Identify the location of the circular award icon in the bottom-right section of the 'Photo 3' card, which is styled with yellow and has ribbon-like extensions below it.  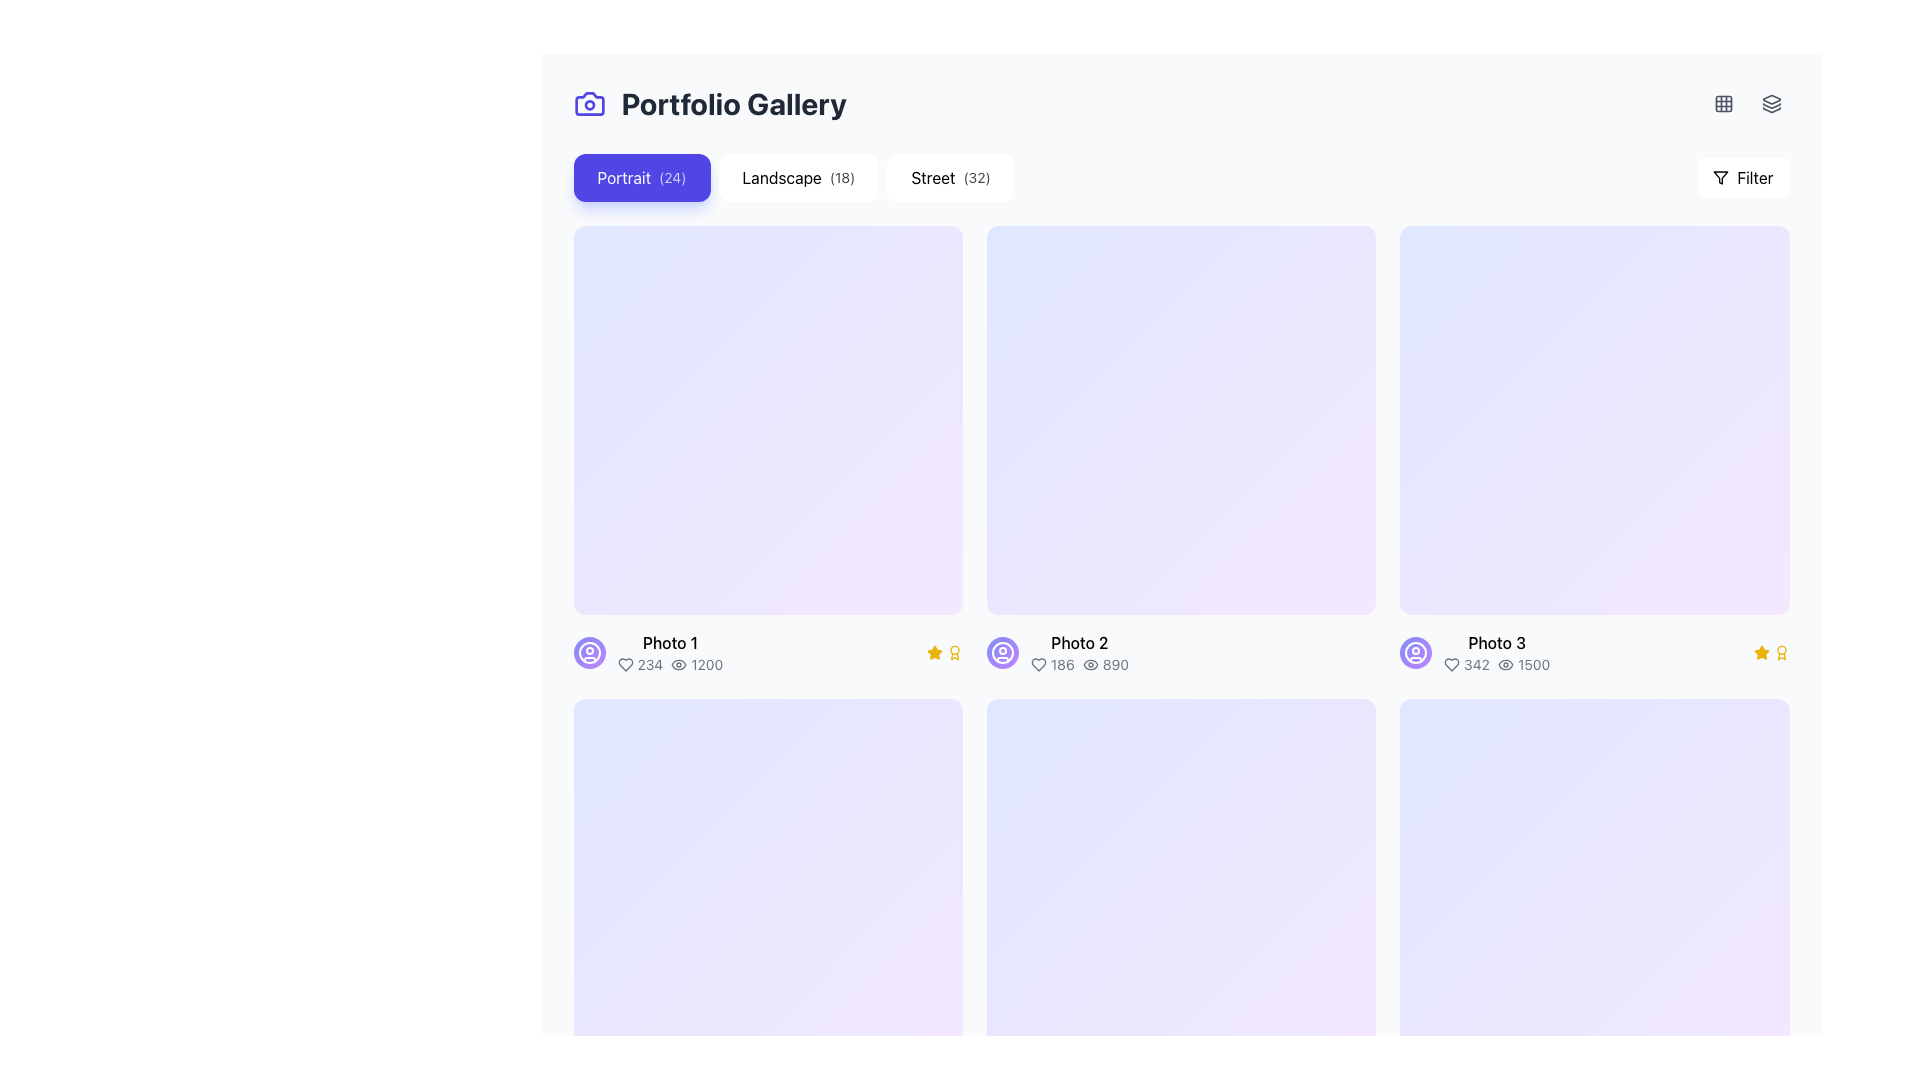
(953, 653).